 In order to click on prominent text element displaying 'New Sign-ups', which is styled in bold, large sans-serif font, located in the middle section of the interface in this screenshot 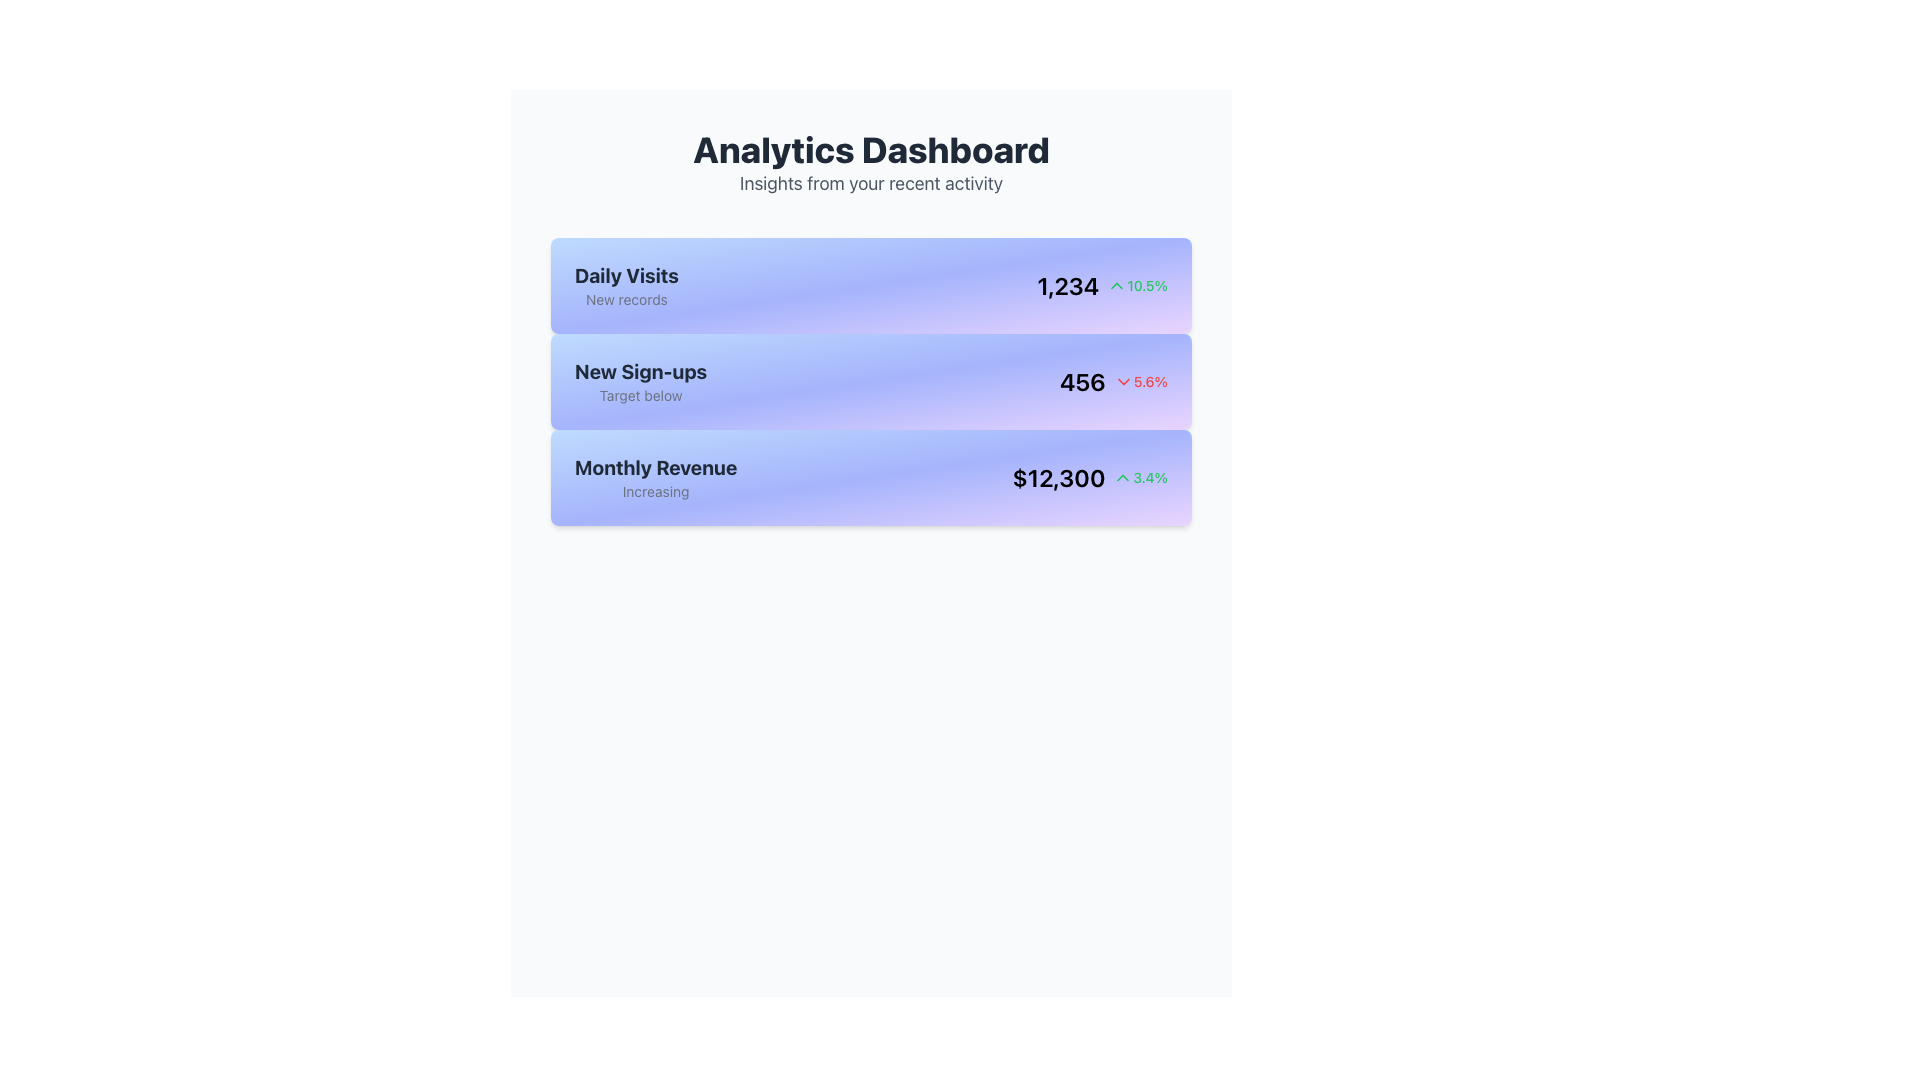, I will do `click(641, 371)`.